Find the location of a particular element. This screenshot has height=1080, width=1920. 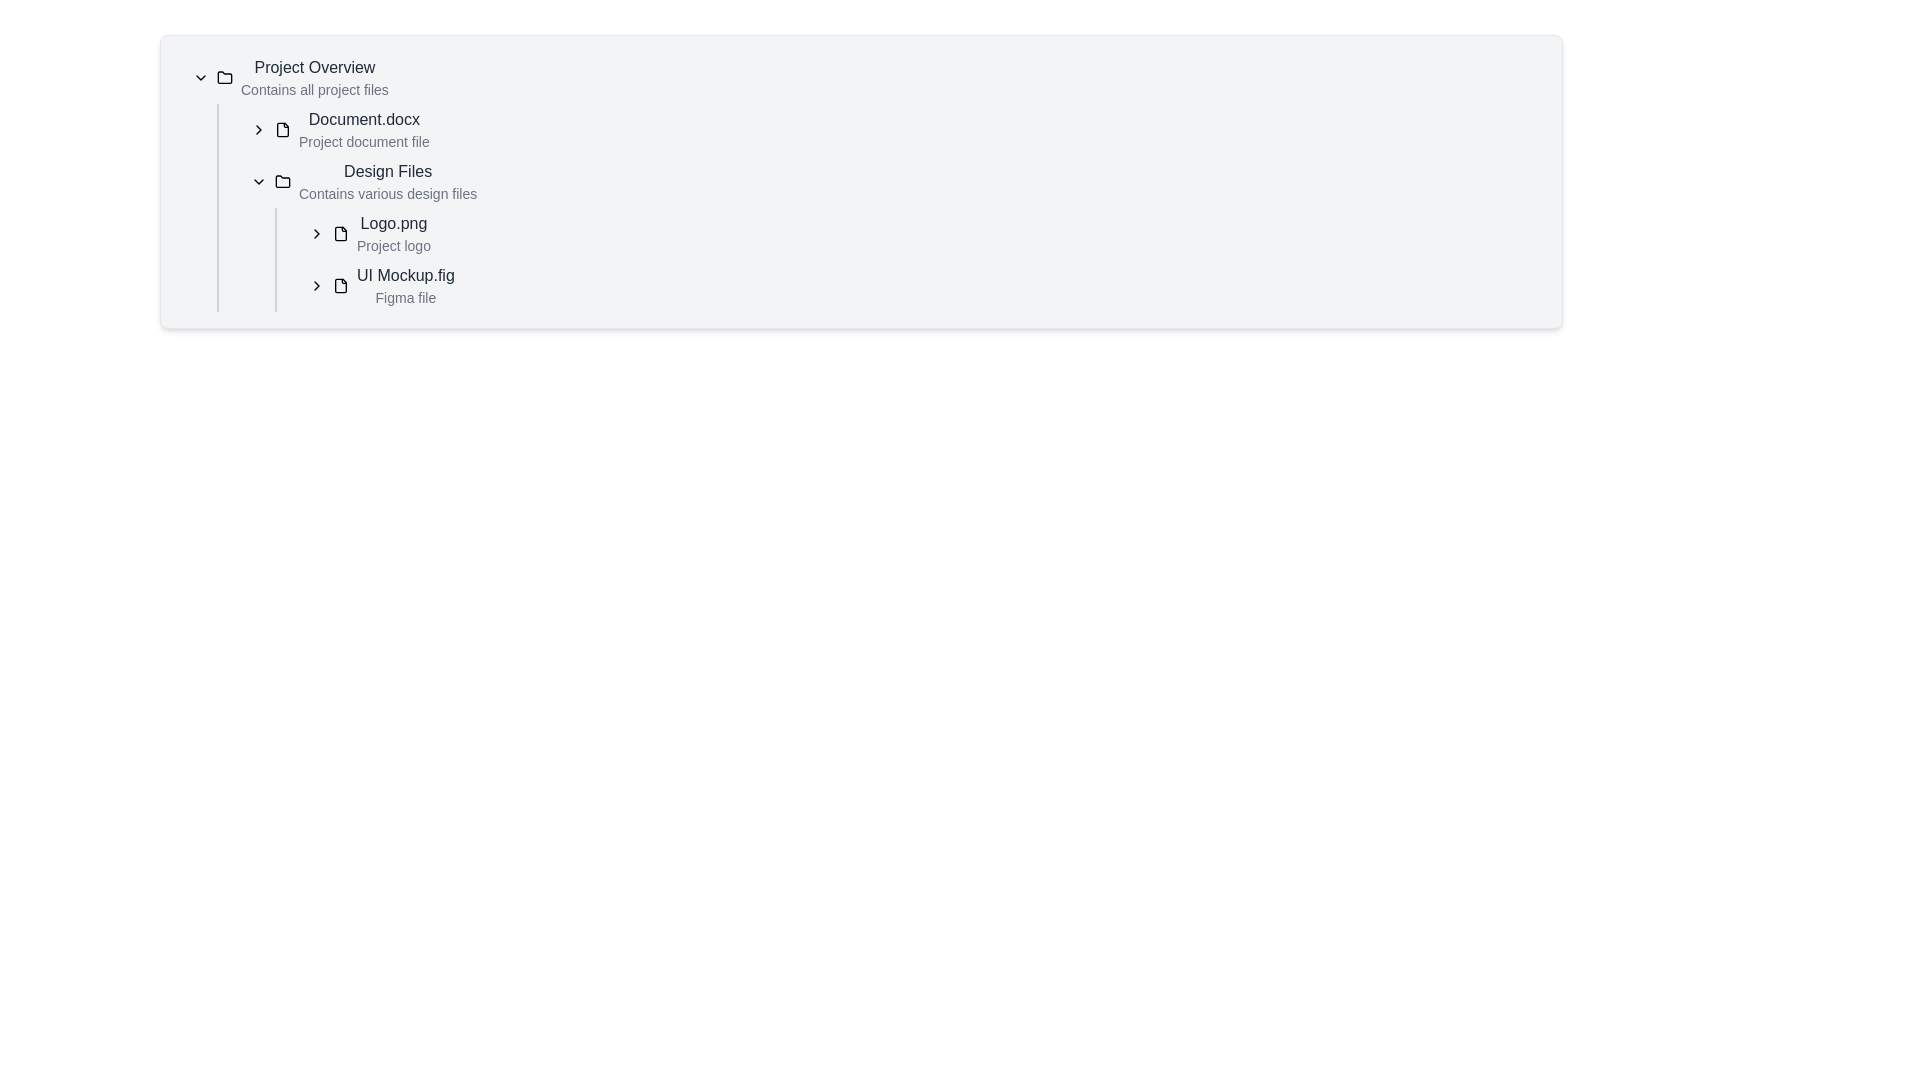

the folder icon associated with 'Design Files' located in the 'Project Overview' section is located at coordinates (282, 181).